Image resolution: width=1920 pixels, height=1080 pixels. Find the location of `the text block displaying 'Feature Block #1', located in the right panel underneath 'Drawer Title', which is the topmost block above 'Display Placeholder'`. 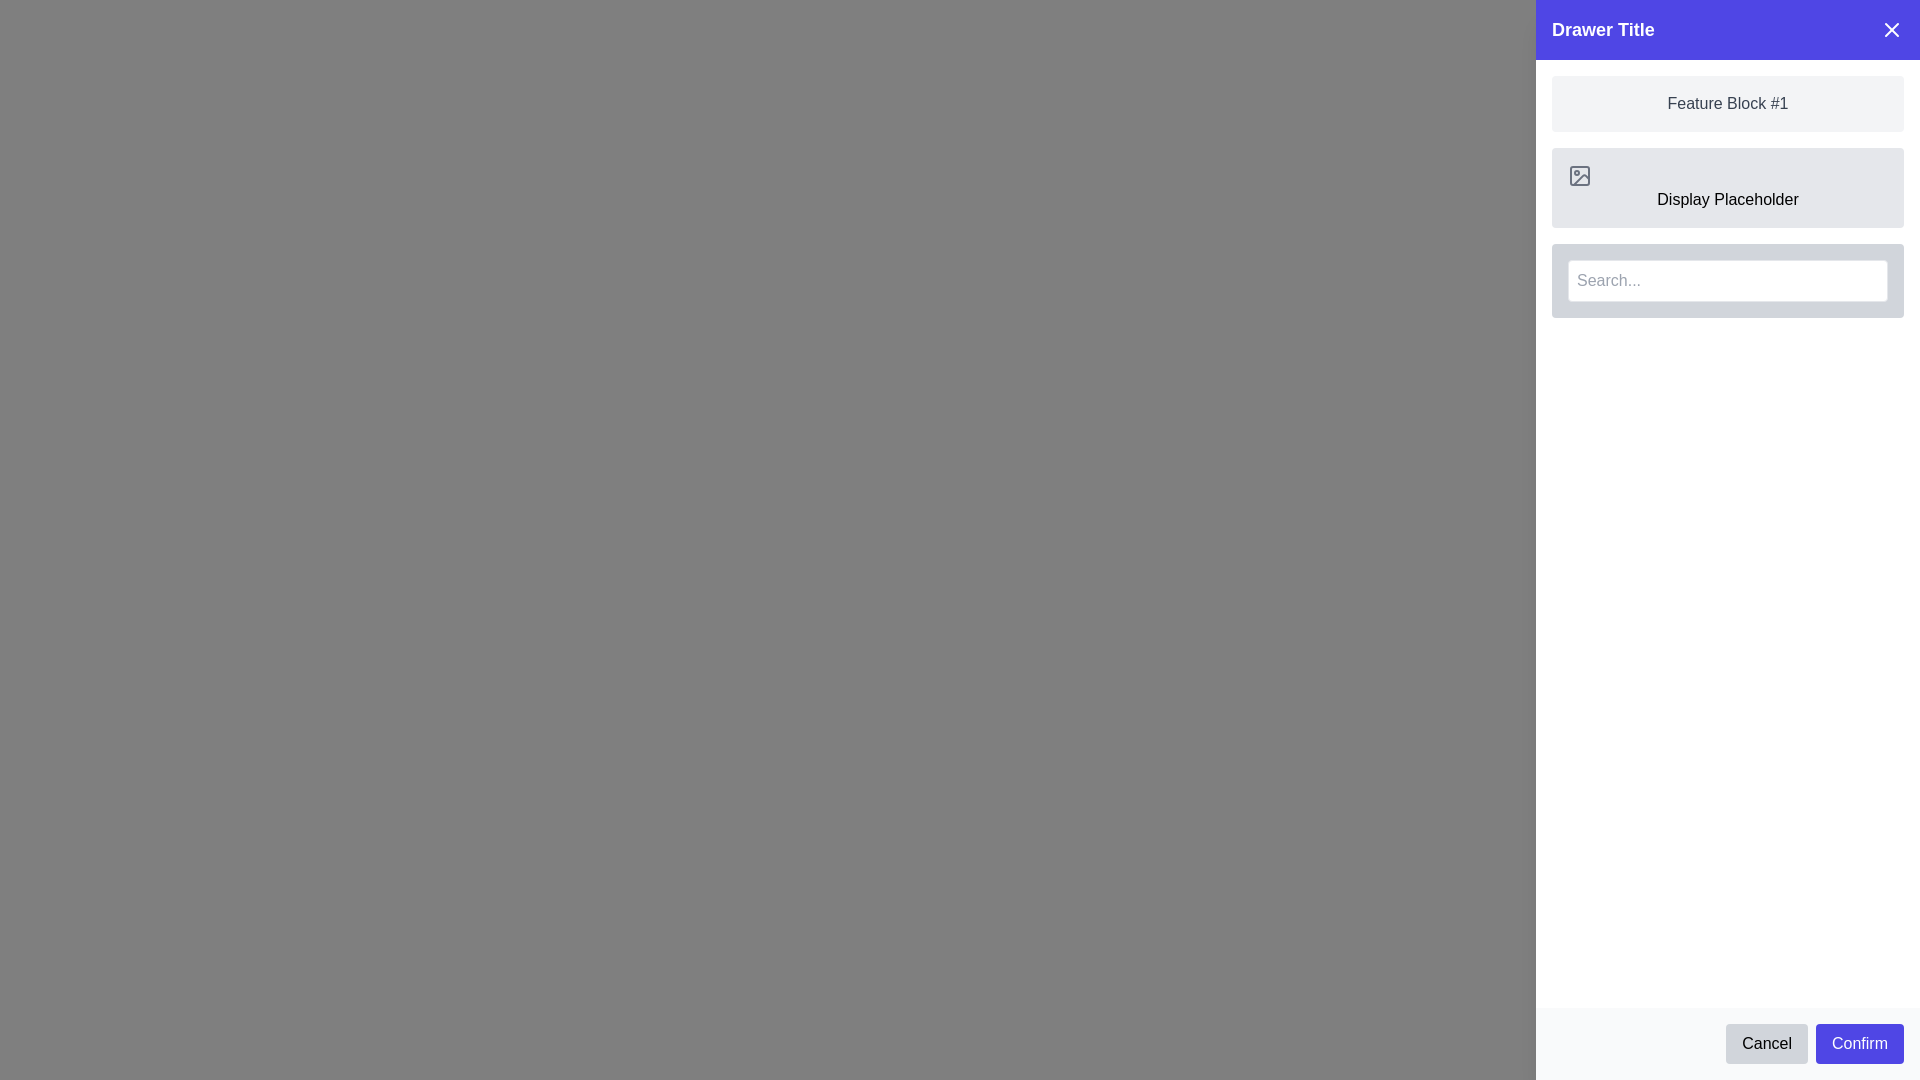

the text block displaying 'Feature Block #1', located in the right panel underneath 'Drawer Title', which is the topmost block above 'Display Placeholder' is located at coordinates (1727, 104).